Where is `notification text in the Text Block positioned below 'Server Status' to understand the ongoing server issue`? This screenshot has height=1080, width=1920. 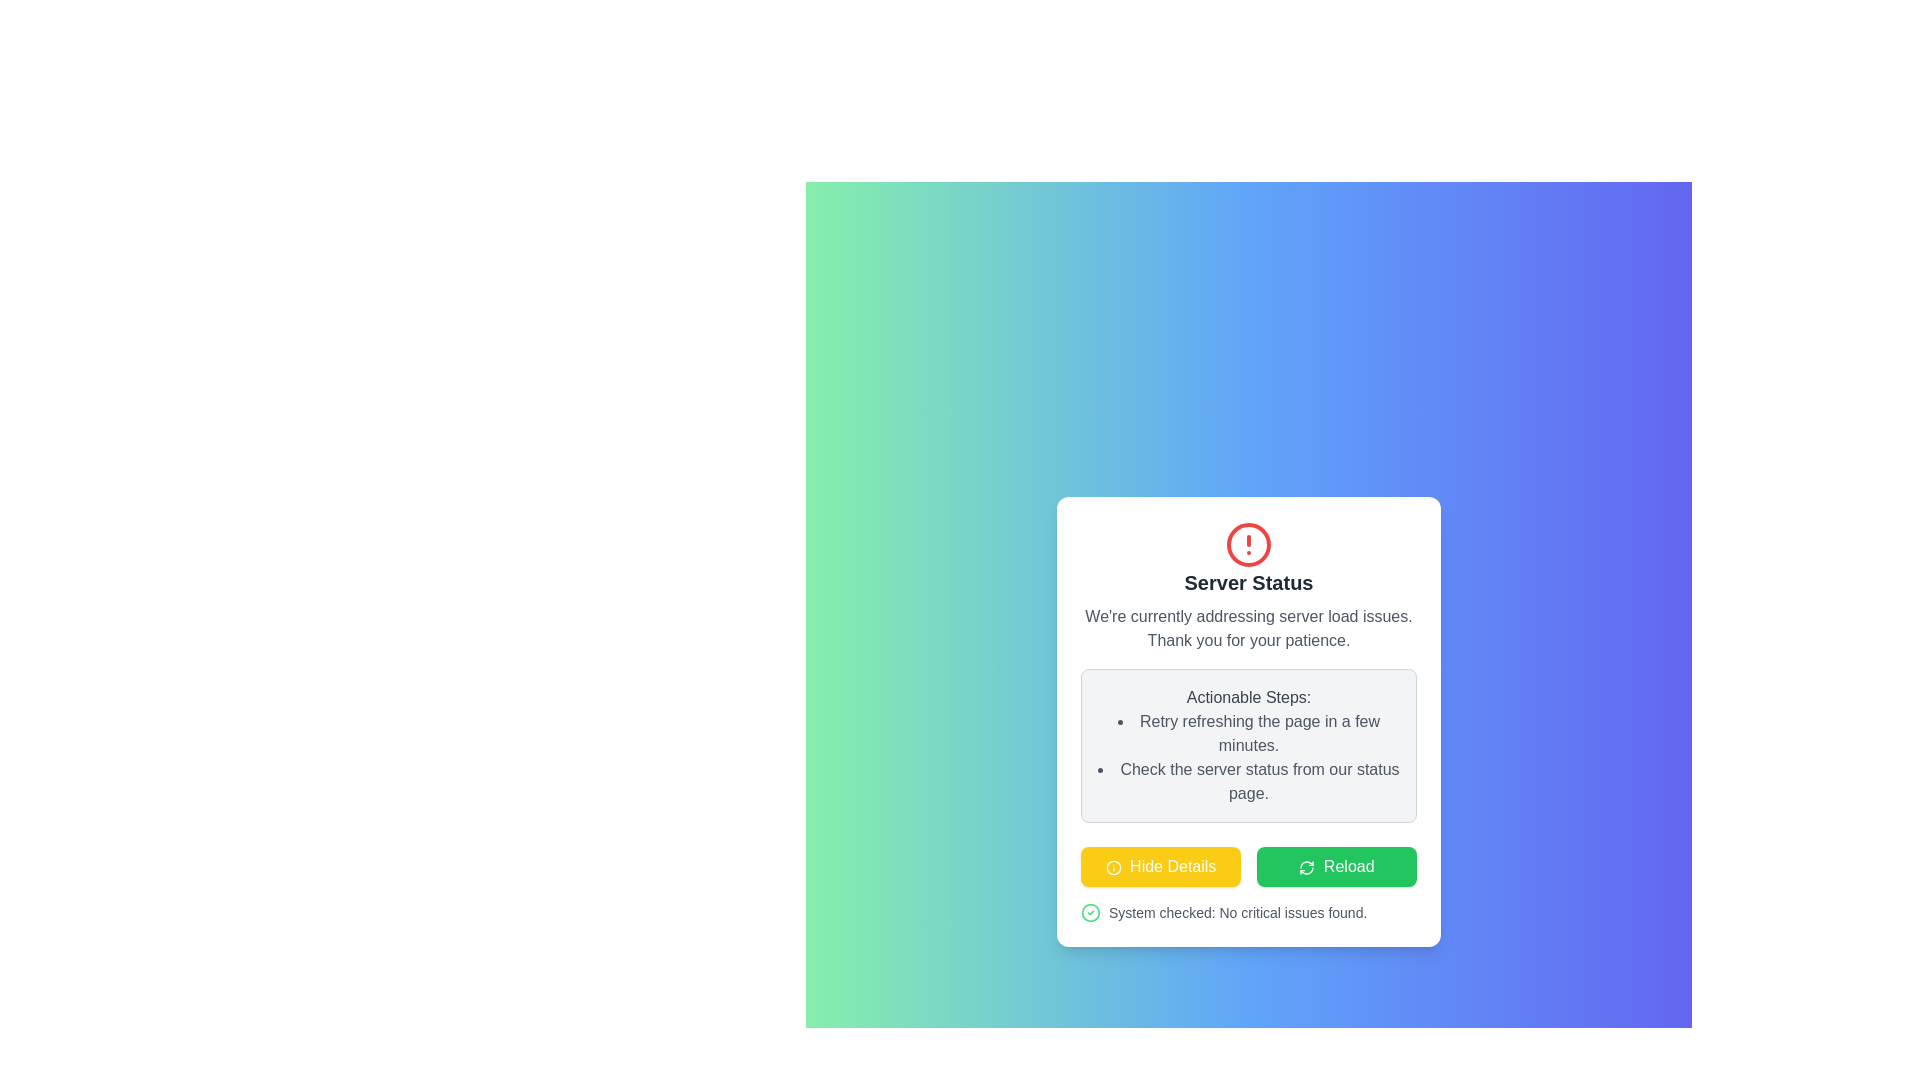
notification text in the Text Block positioned below 'Server Status' to understand the ongoing server issue is located at coordinates (1247, 627).